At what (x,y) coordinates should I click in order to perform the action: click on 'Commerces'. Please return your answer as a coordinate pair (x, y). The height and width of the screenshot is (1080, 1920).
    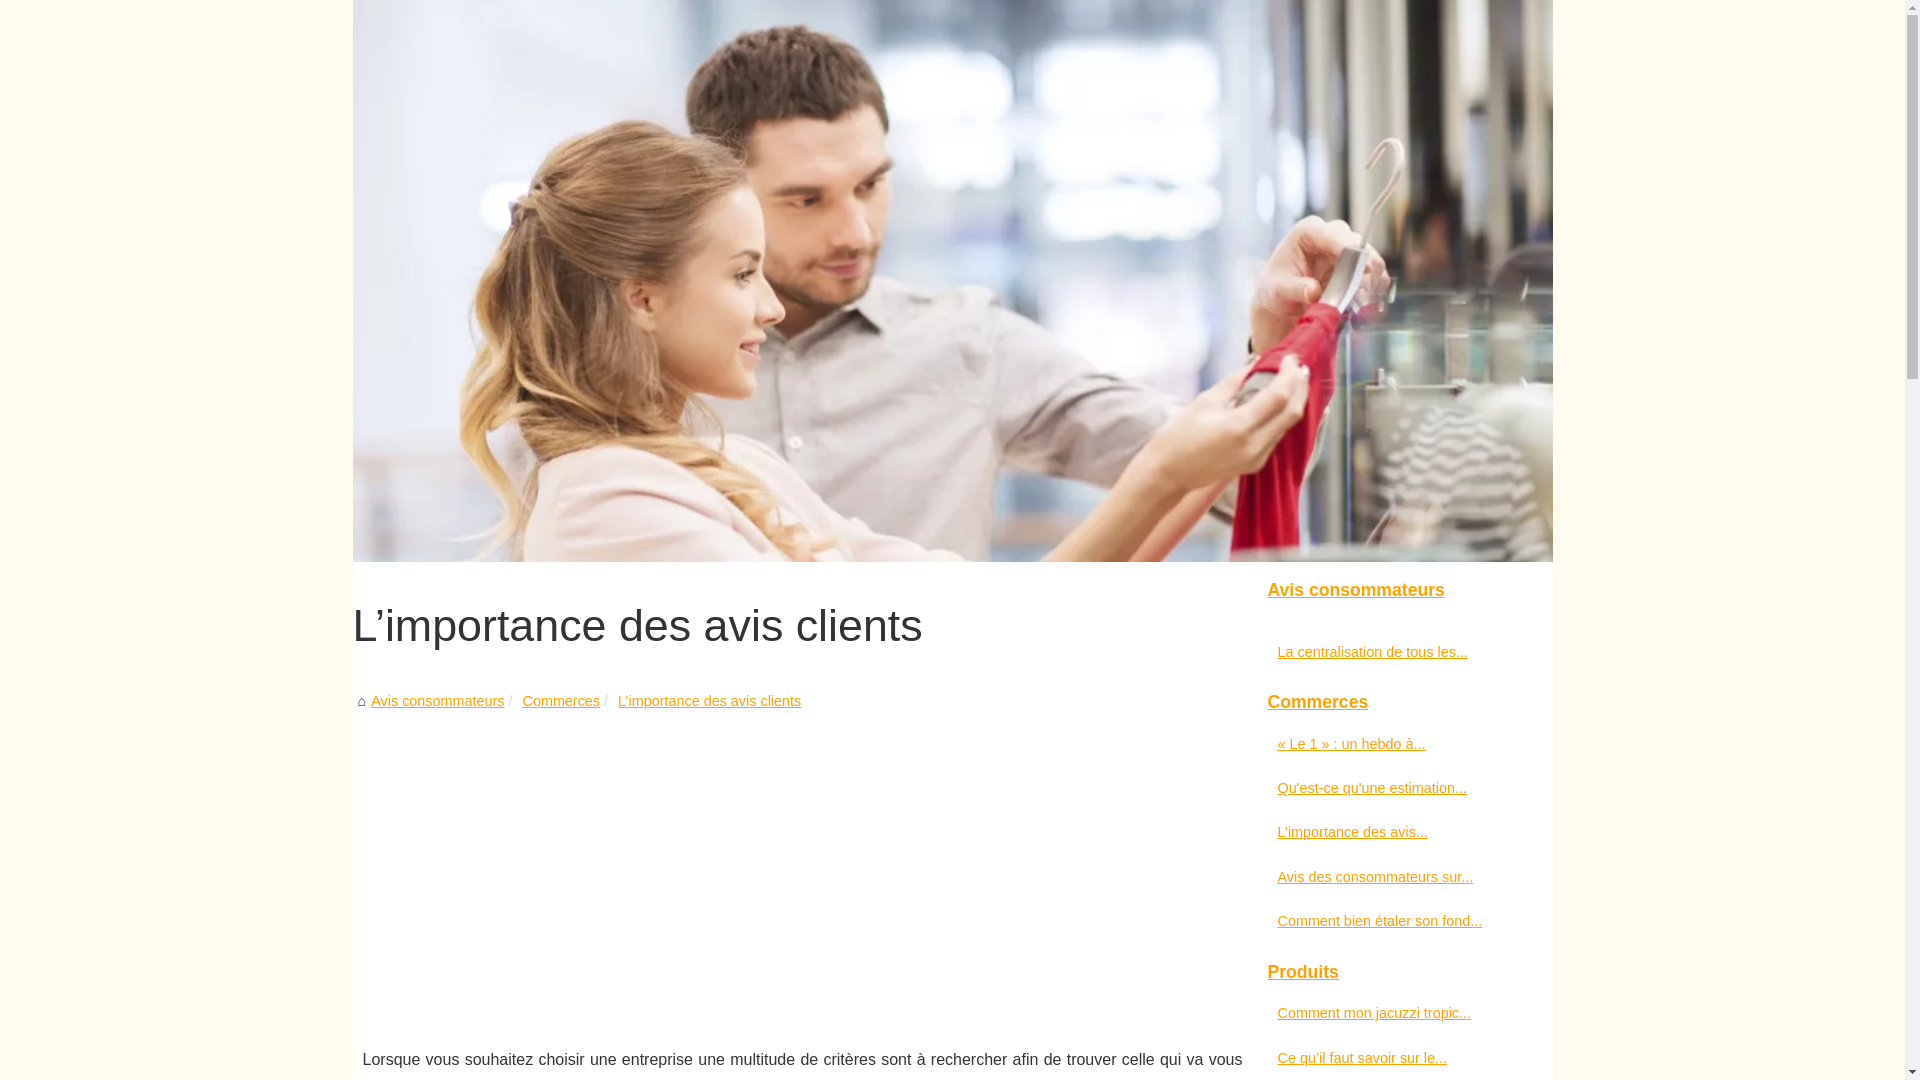
    Looking at the image, I should click on (560, 700).